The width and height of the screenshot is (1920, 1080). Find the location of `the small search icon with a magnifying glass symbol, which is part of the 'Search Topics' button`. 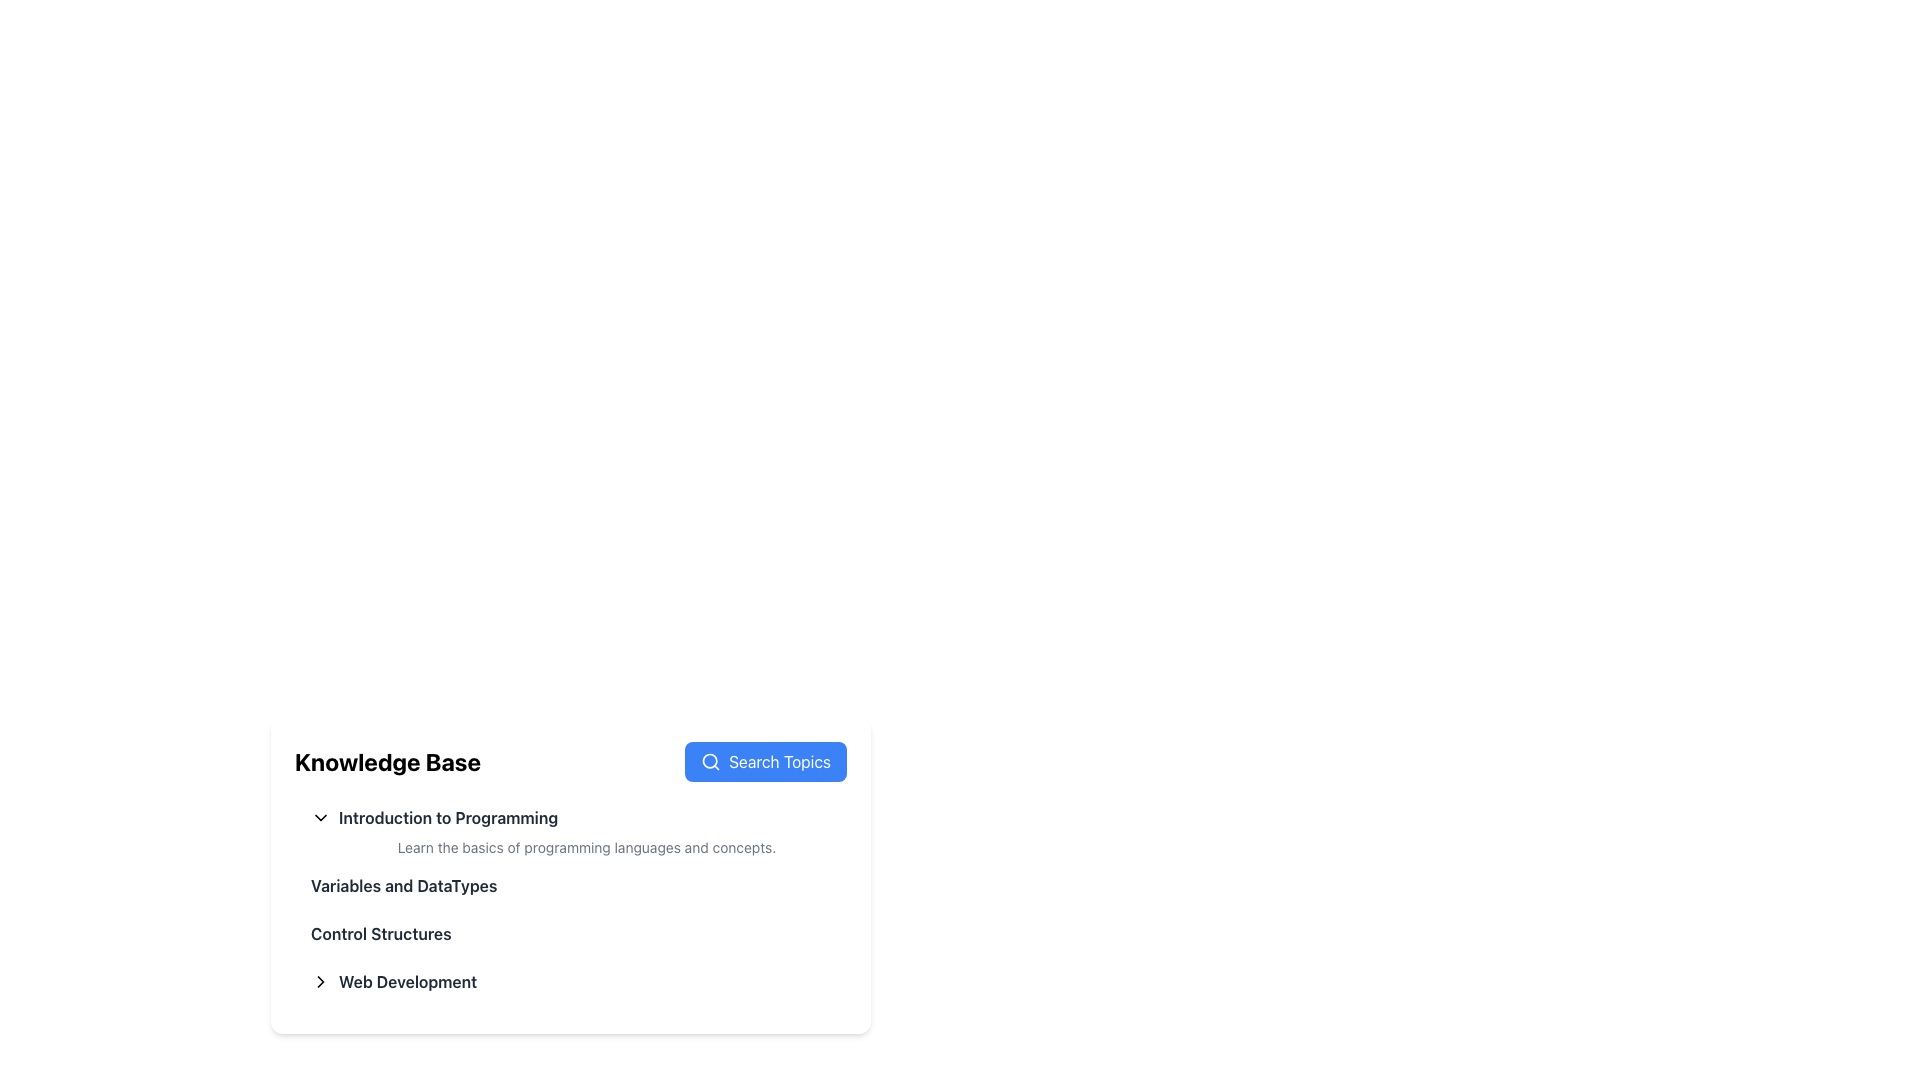

the small search icon with a magnifying glass symbol, which is part of the 'Search Topics' button is located at coordinates (711, 762).